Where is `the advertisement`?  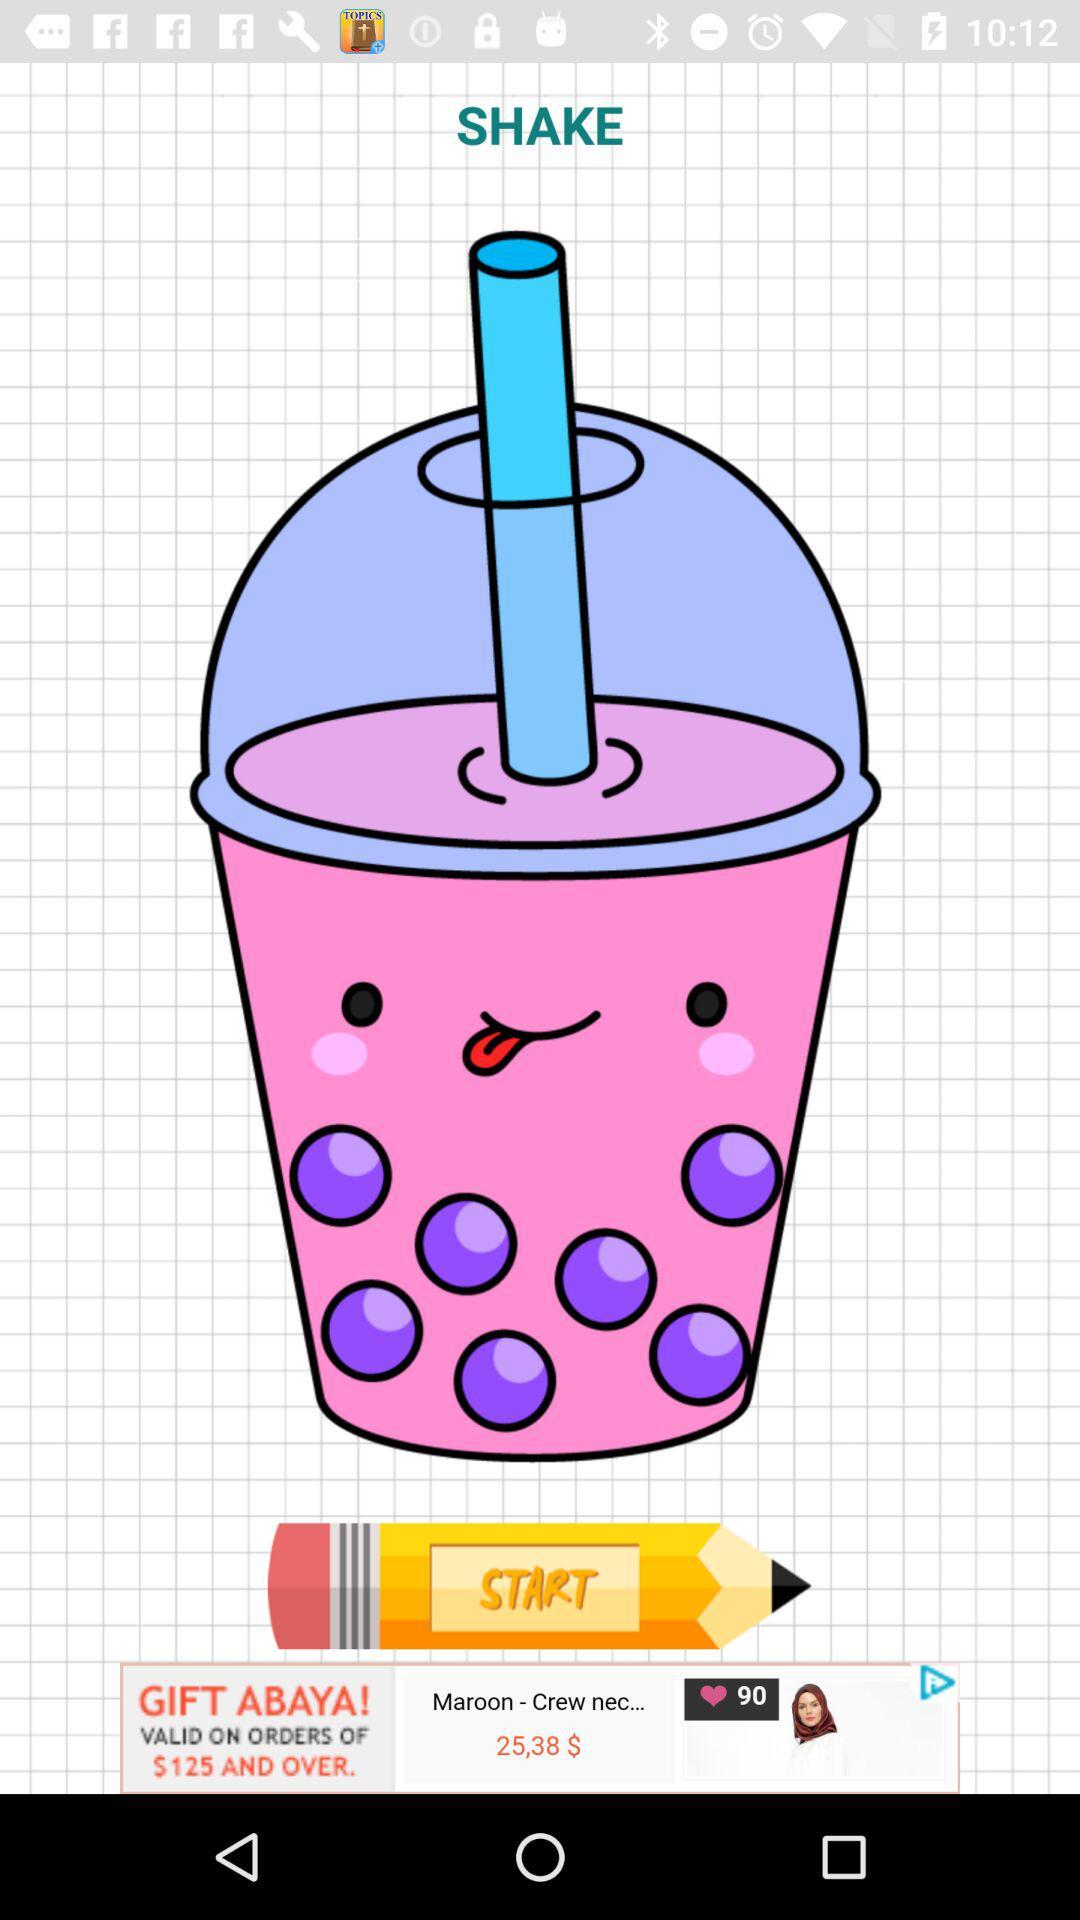 the advertisement is located at coordinates (540, 1727).